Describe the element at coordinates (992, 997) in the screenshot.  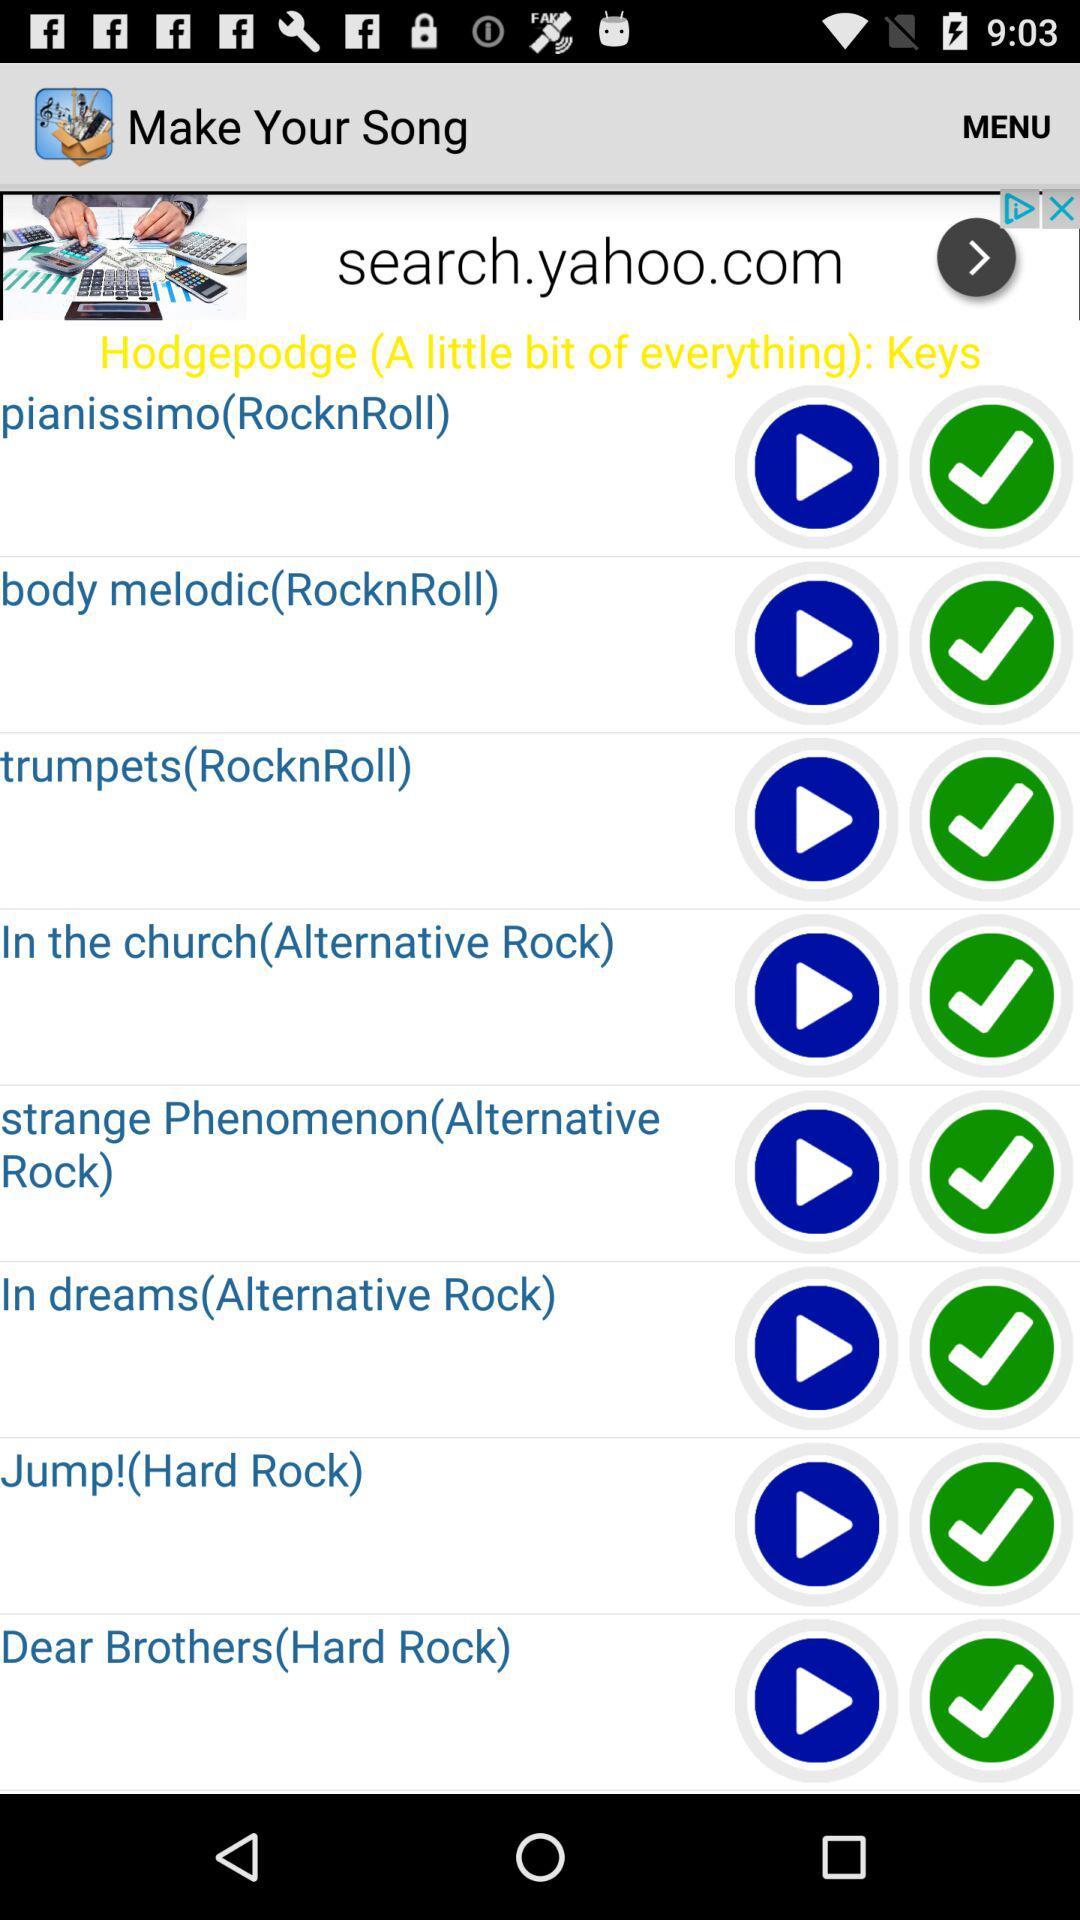
I see `the correct option` at that location.